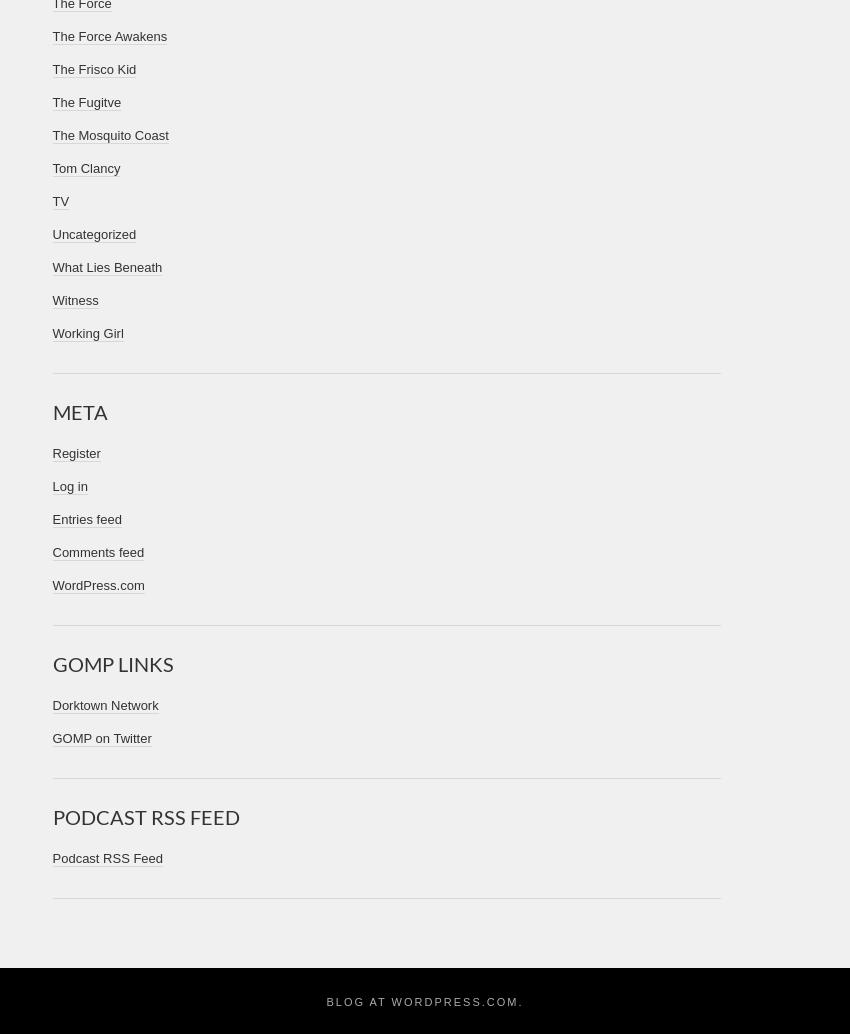  I want to click on 'Uncategorized', so click(93, 234).